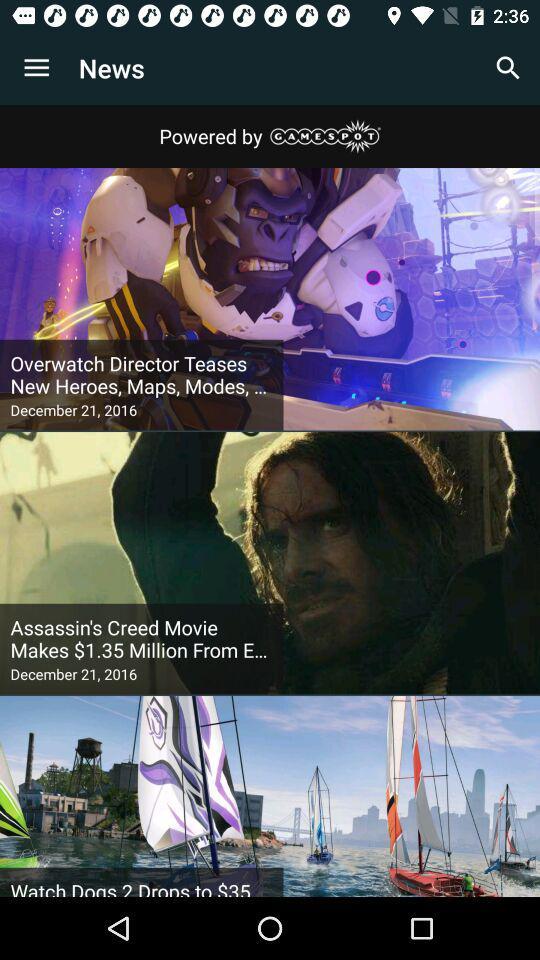 This screenshot has width=540, height=960. Describe the element at coordinates (140, 638) in the screenshot. I see `the assassin s creed item` at that location.